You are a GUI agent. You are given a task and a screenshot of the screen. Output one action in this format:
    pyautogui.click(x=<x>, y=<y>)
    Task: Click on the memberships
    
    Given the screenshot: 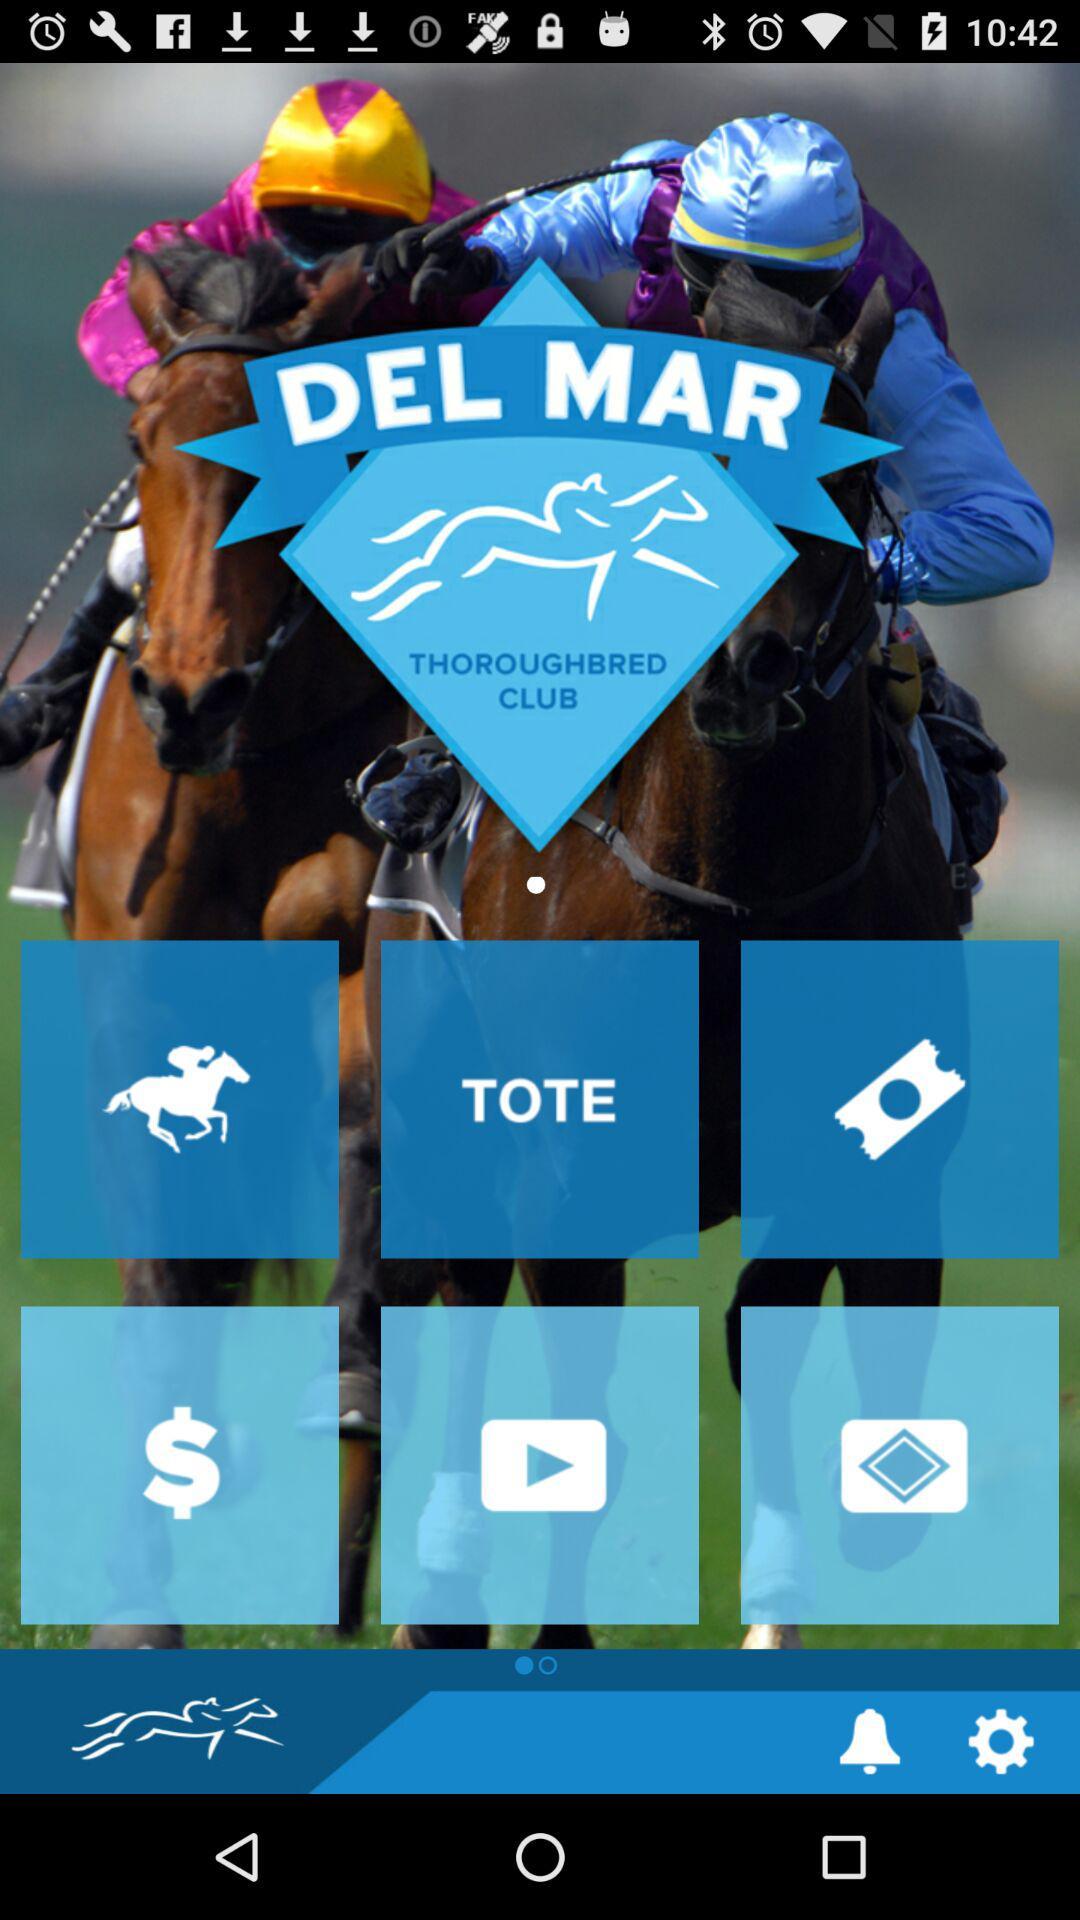 What is the action you would take?
    pyautogui.click(x=898, y=1465)
    